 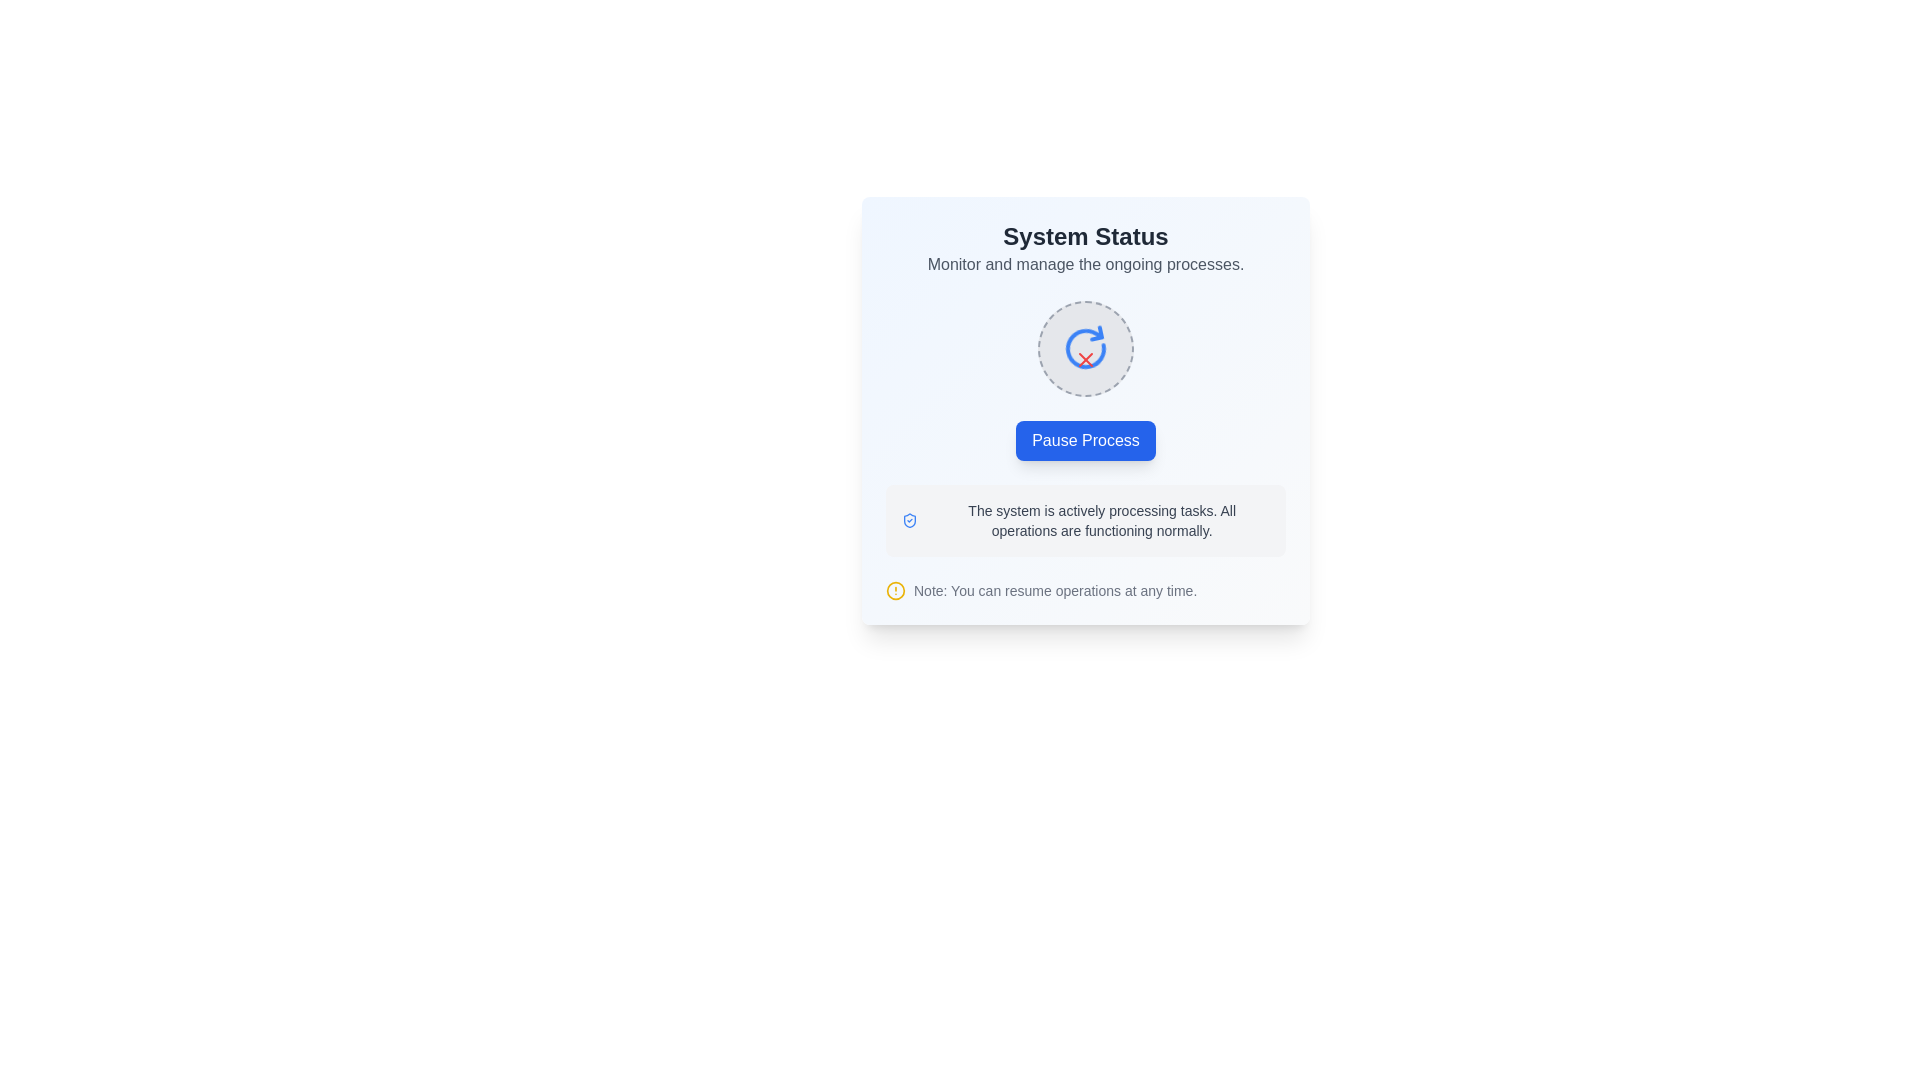 What do you see at coordinates (1084, 347) in the screenshot?
I see `the graphical status indicator located centrally below the 'System Status' header and above the 'Pause Process' button` at bounding box center [1084, 347].